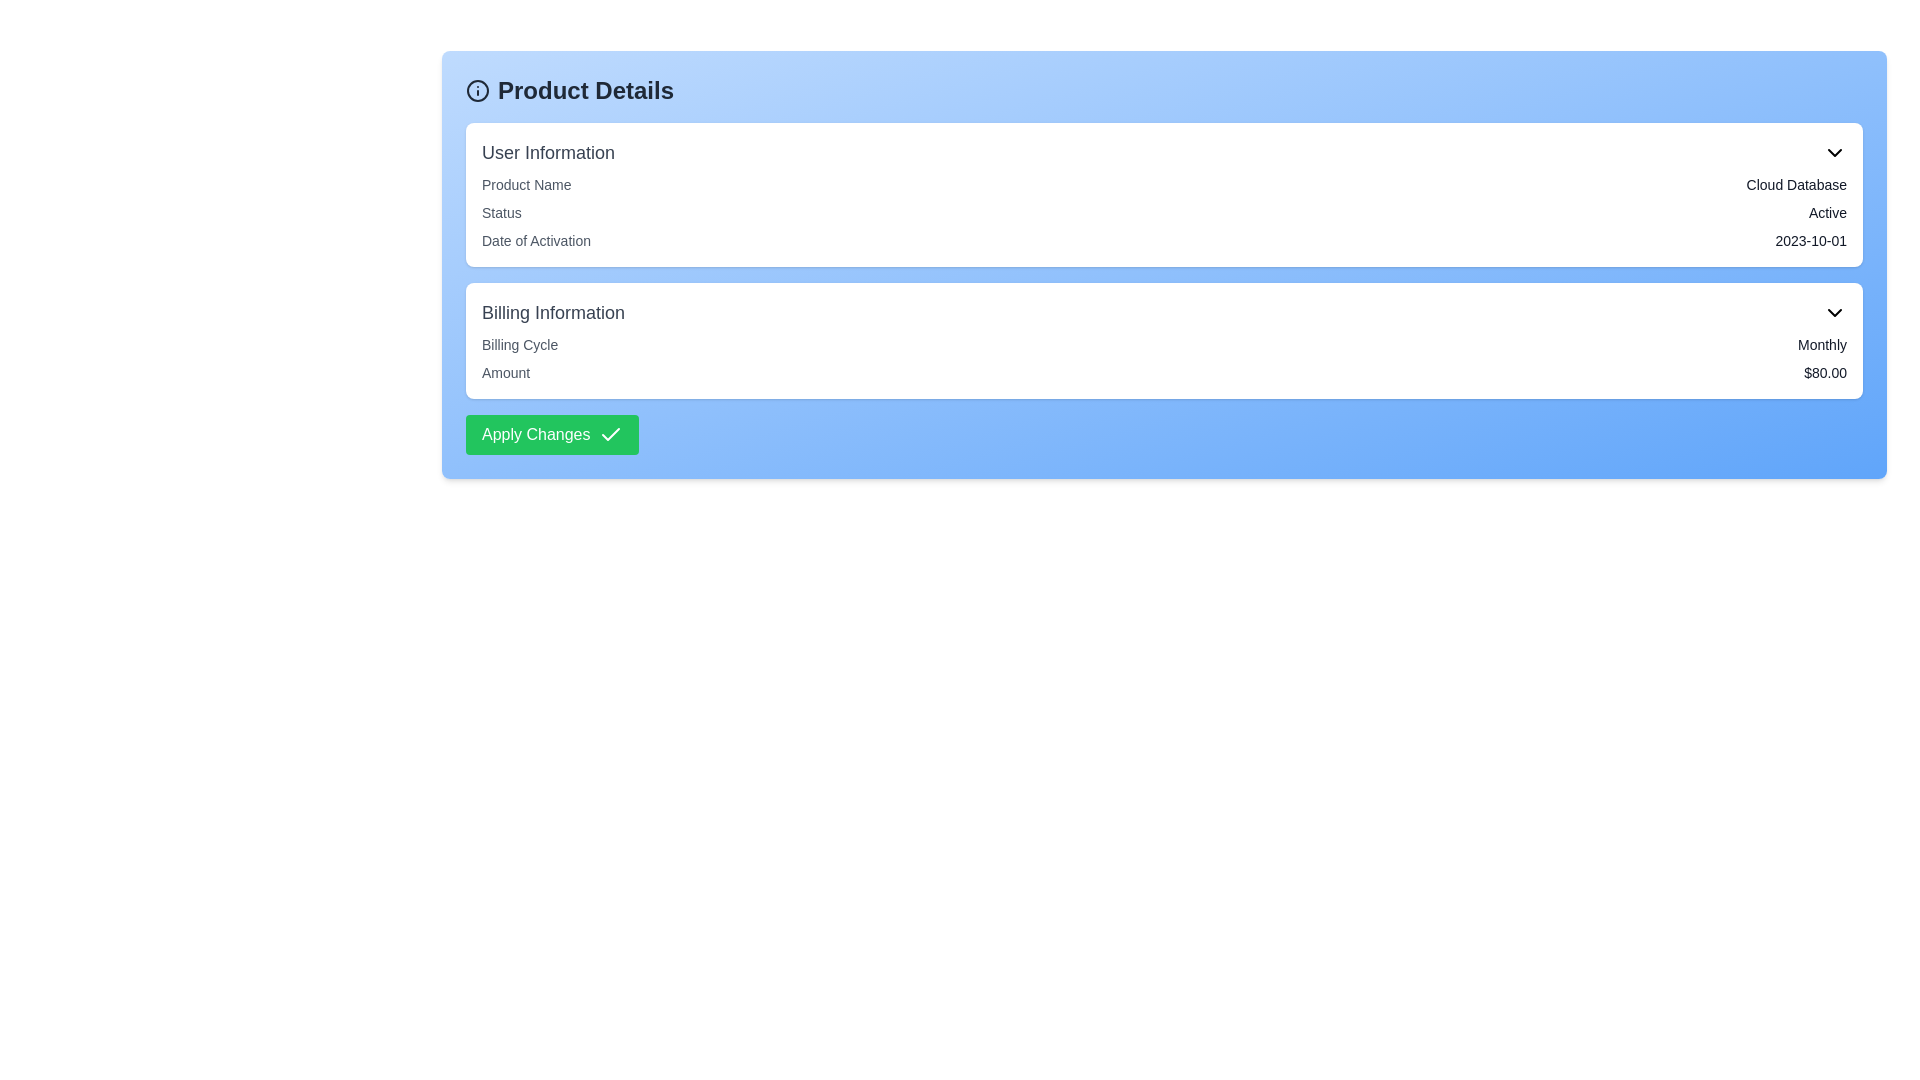  What do you see at coordinates (1828, 212) in the screenshot?
I see `the 'Active' text label, which is aligned to the right edge of the 'User Information' section under the 'Status' row` at bounding box center [1828, 212].